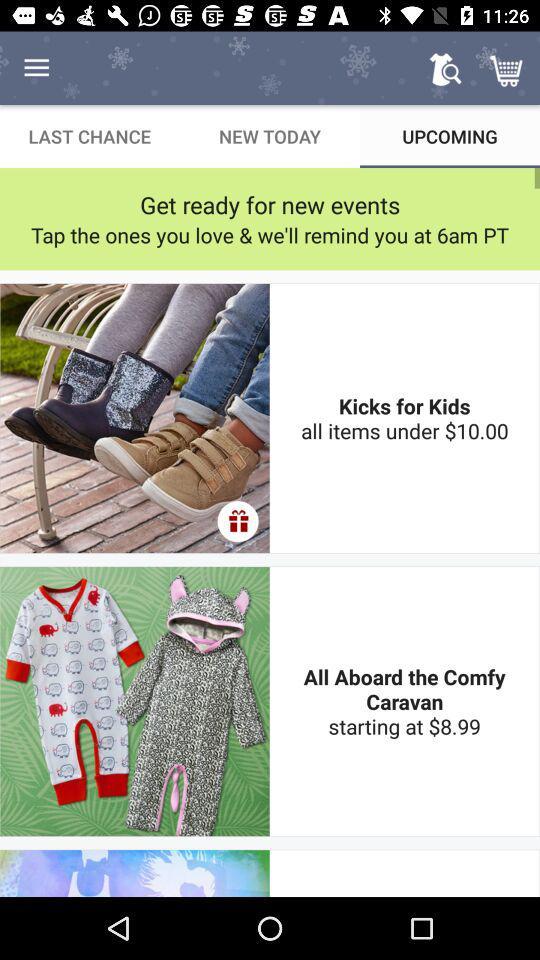 Image resolution: width=540 pixels, height=960 pixels. I want to click on the item above last chance item, so click(36, 68).